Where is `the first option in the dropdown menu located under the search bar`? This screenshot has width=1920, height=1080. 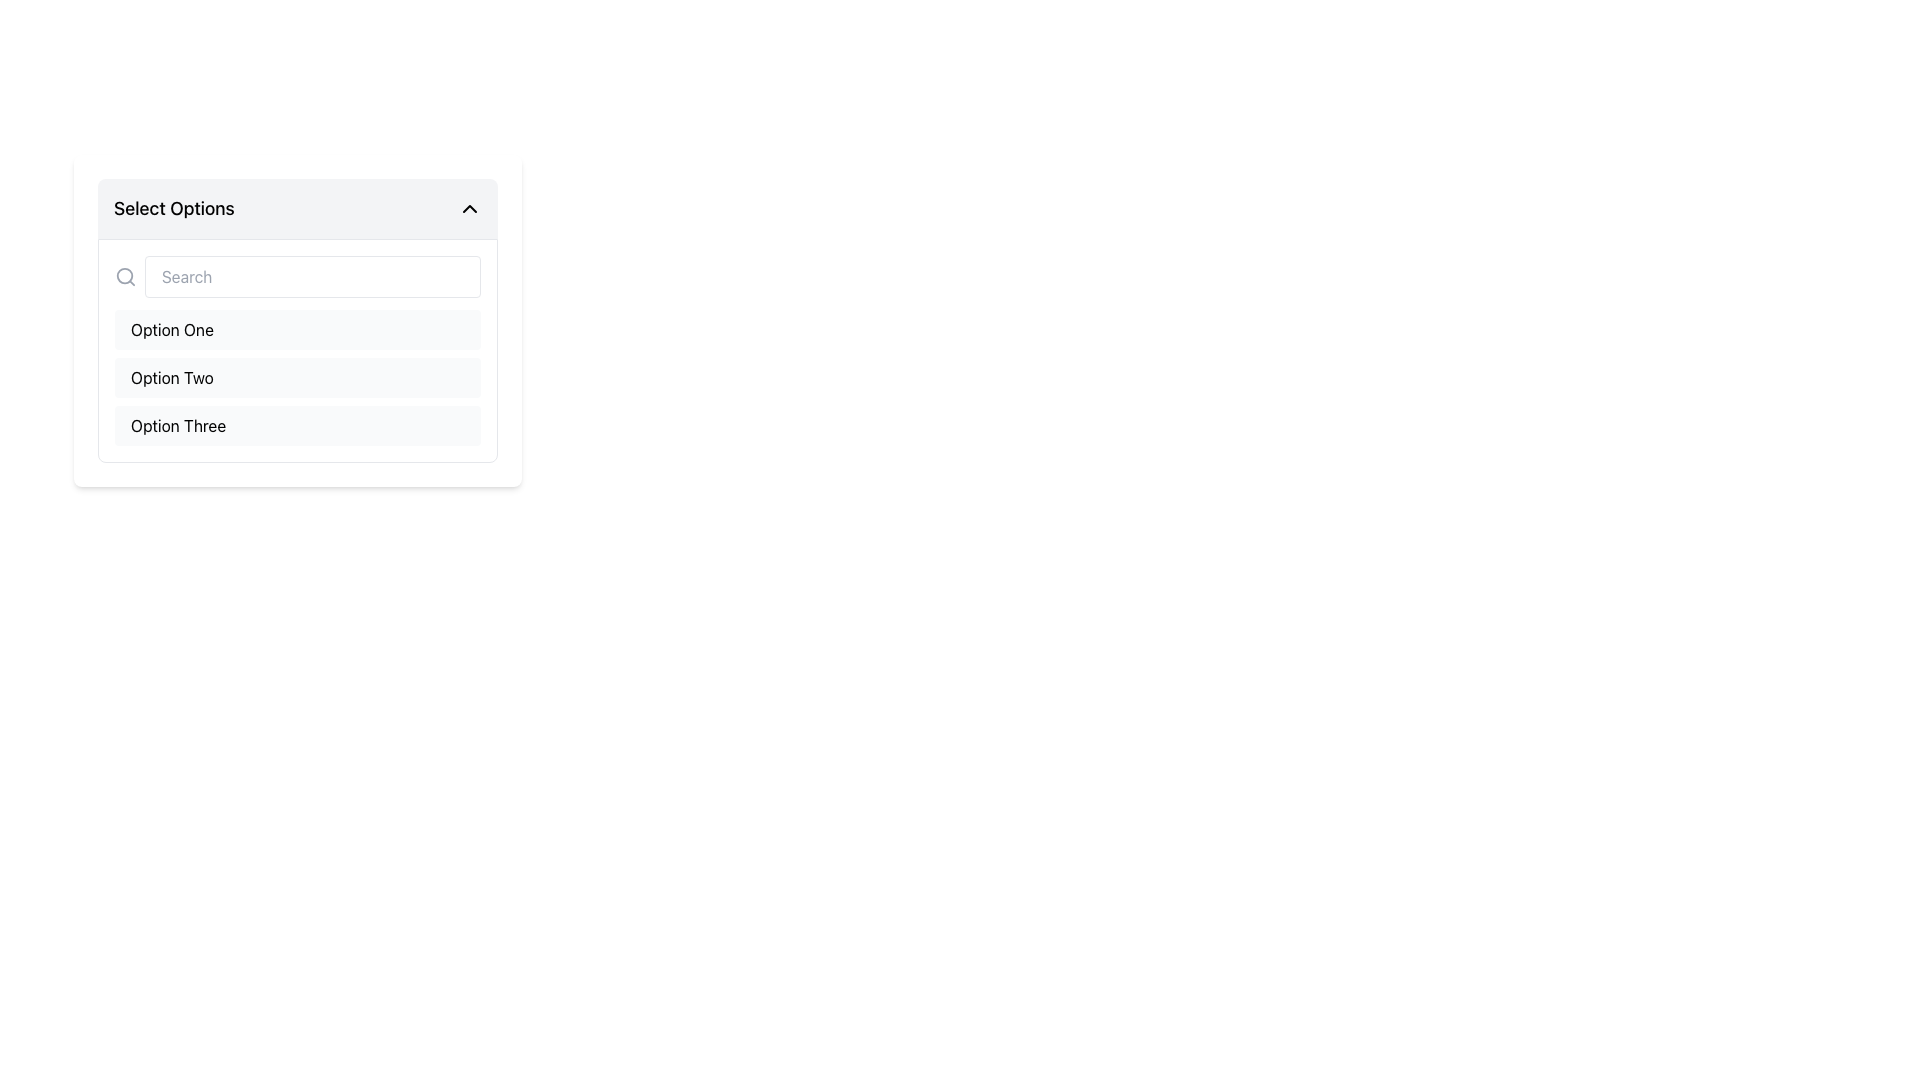 the first option in the dropdown menu located under the search bar is located at coordinates (296, 329).